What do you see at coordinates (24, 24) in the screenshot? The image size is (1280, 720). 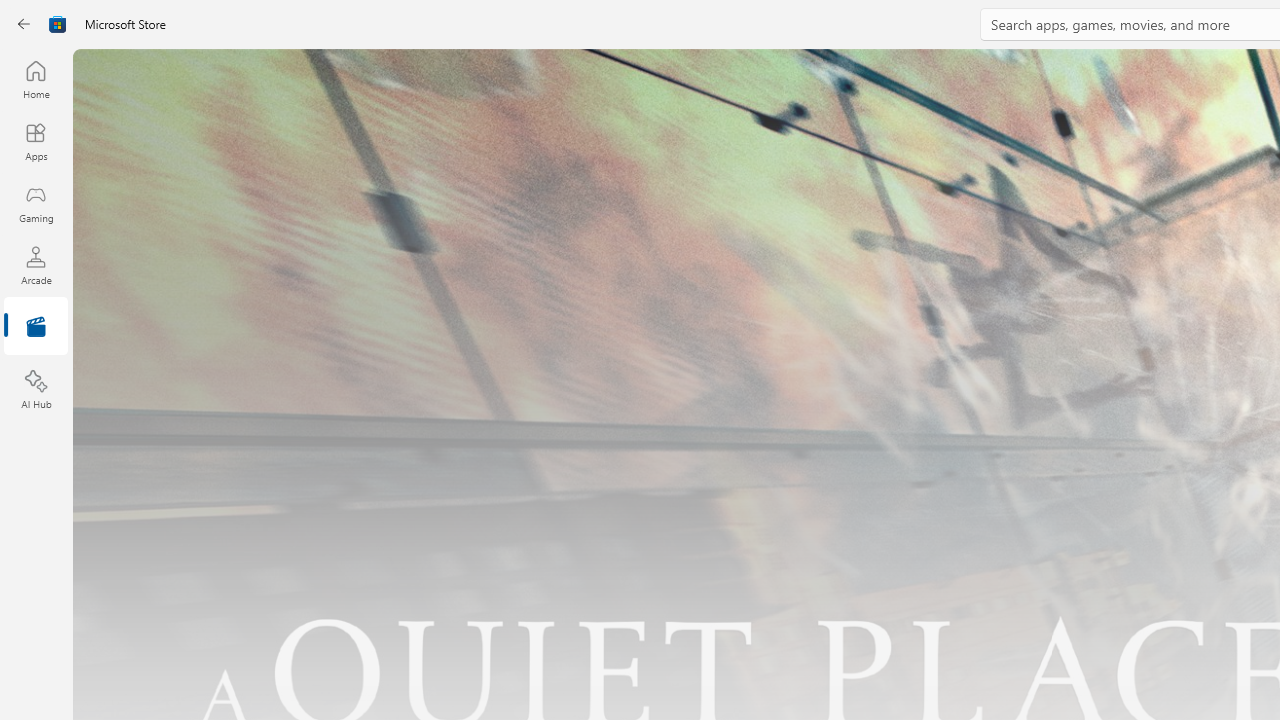 I see `'Back'` at bounding box center [24, 24].